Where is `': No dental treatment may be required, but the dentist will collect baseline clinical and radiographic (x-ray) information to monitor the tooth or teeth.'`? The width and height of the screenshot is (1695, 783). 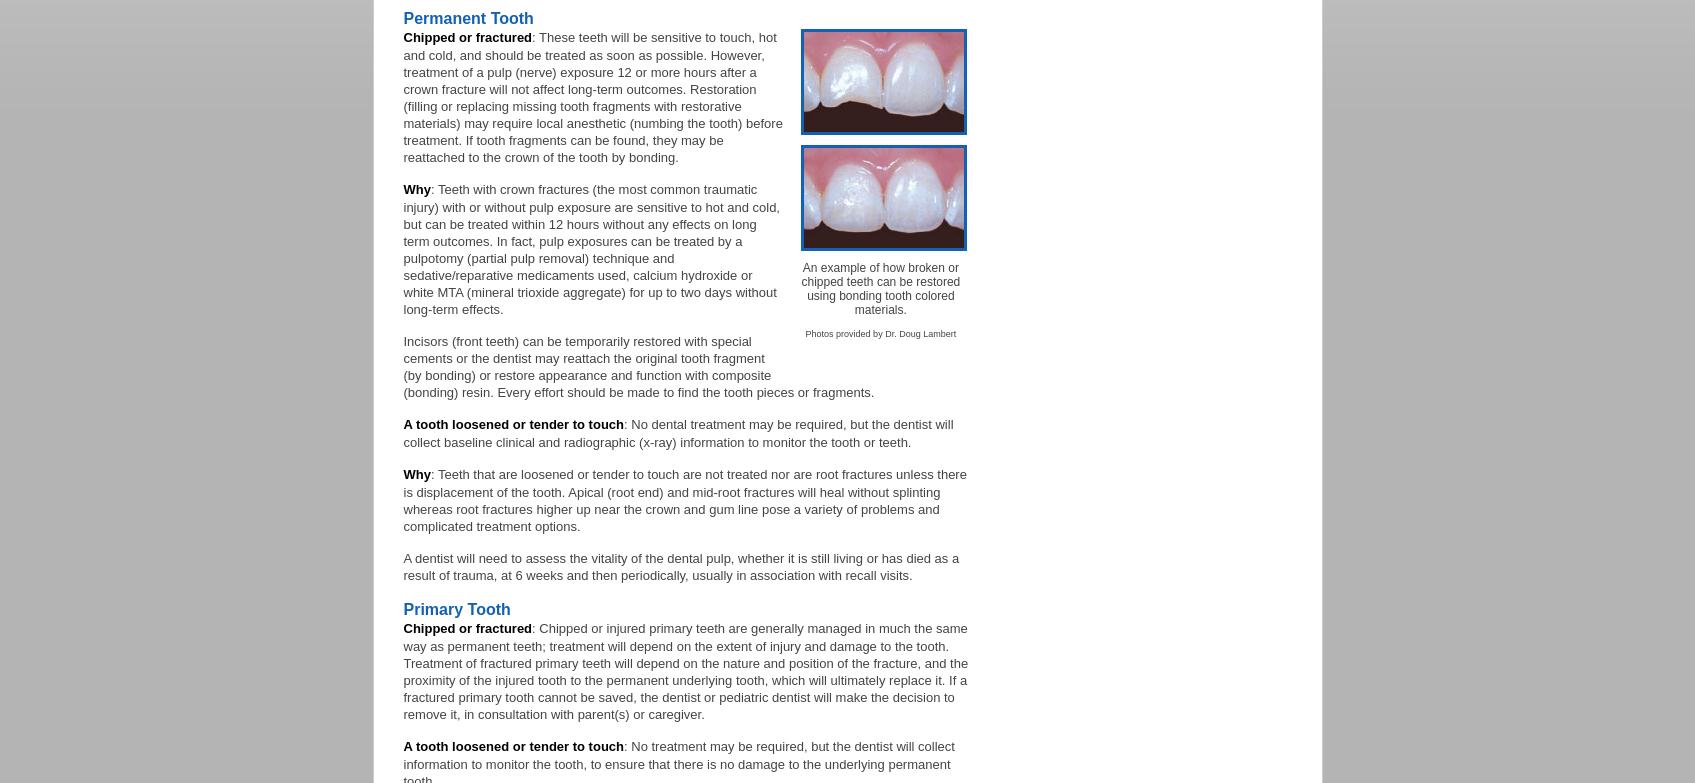 ': No dental treatment may be required, but the dentist will collect baseline clinical and radiographic (x-ray) information to monitor the tooth or teeth.' is located at coordinates (403, 432).